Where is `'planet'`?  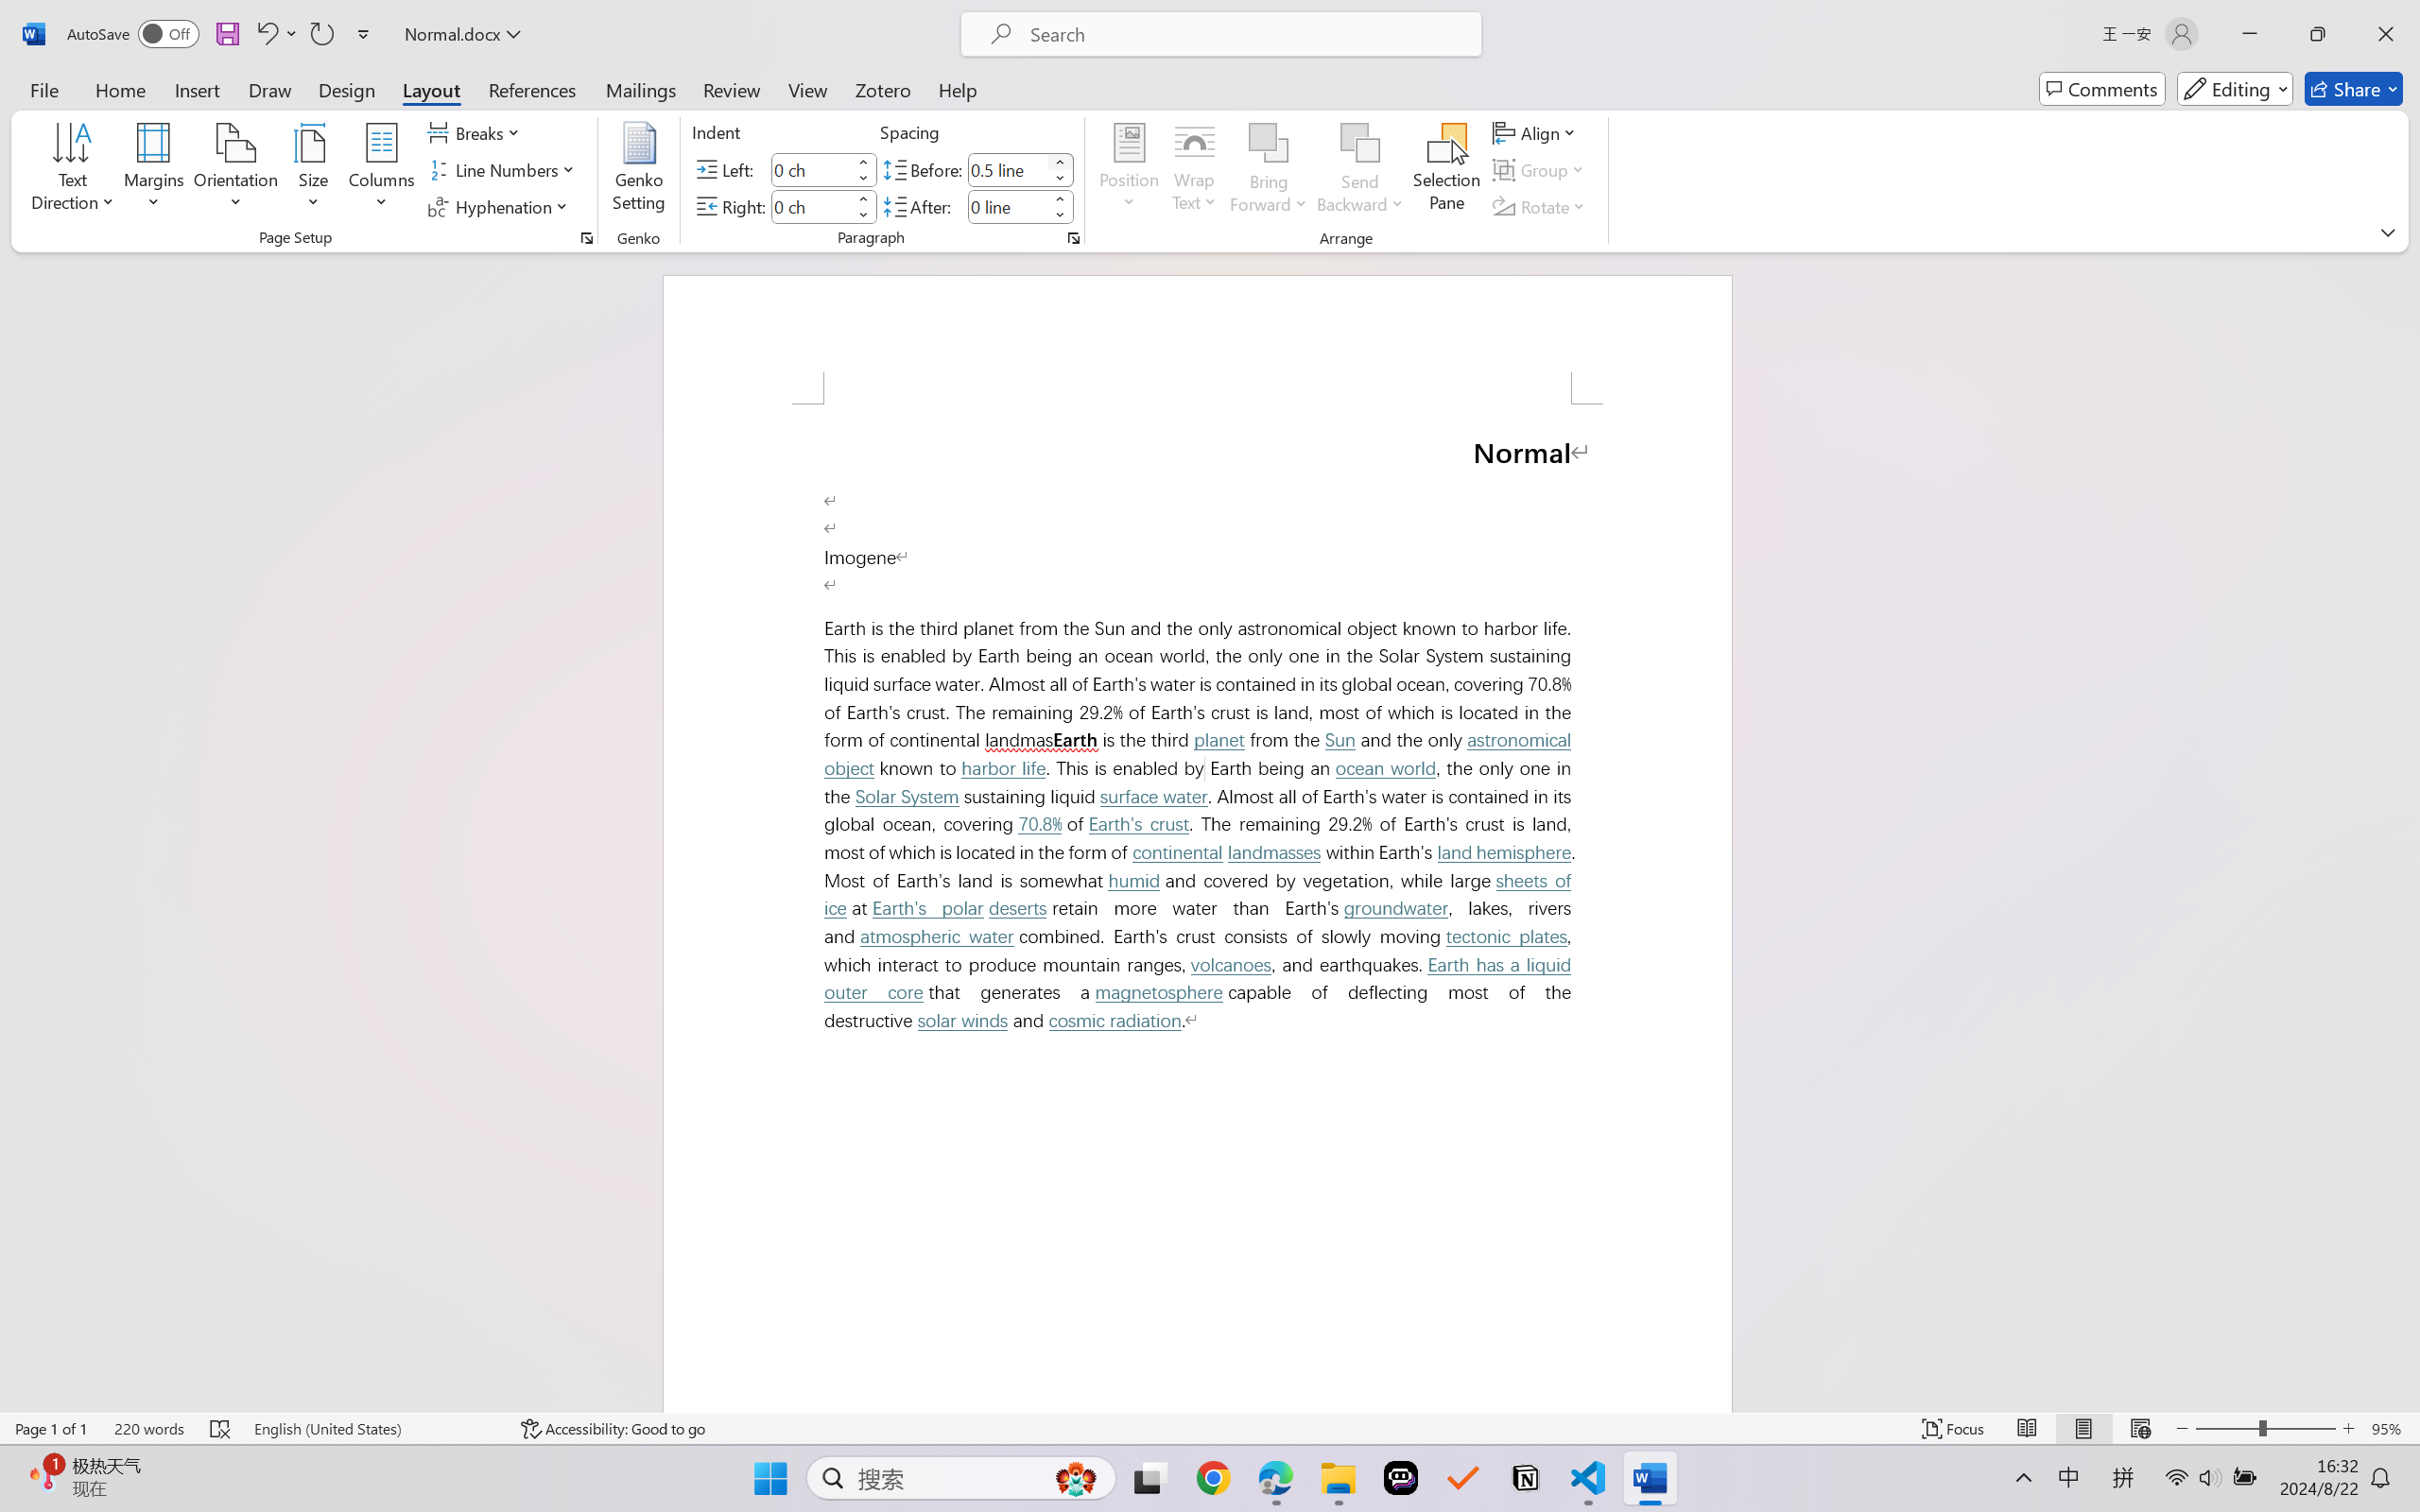 'planet' is located at coordinates (1217, 739).